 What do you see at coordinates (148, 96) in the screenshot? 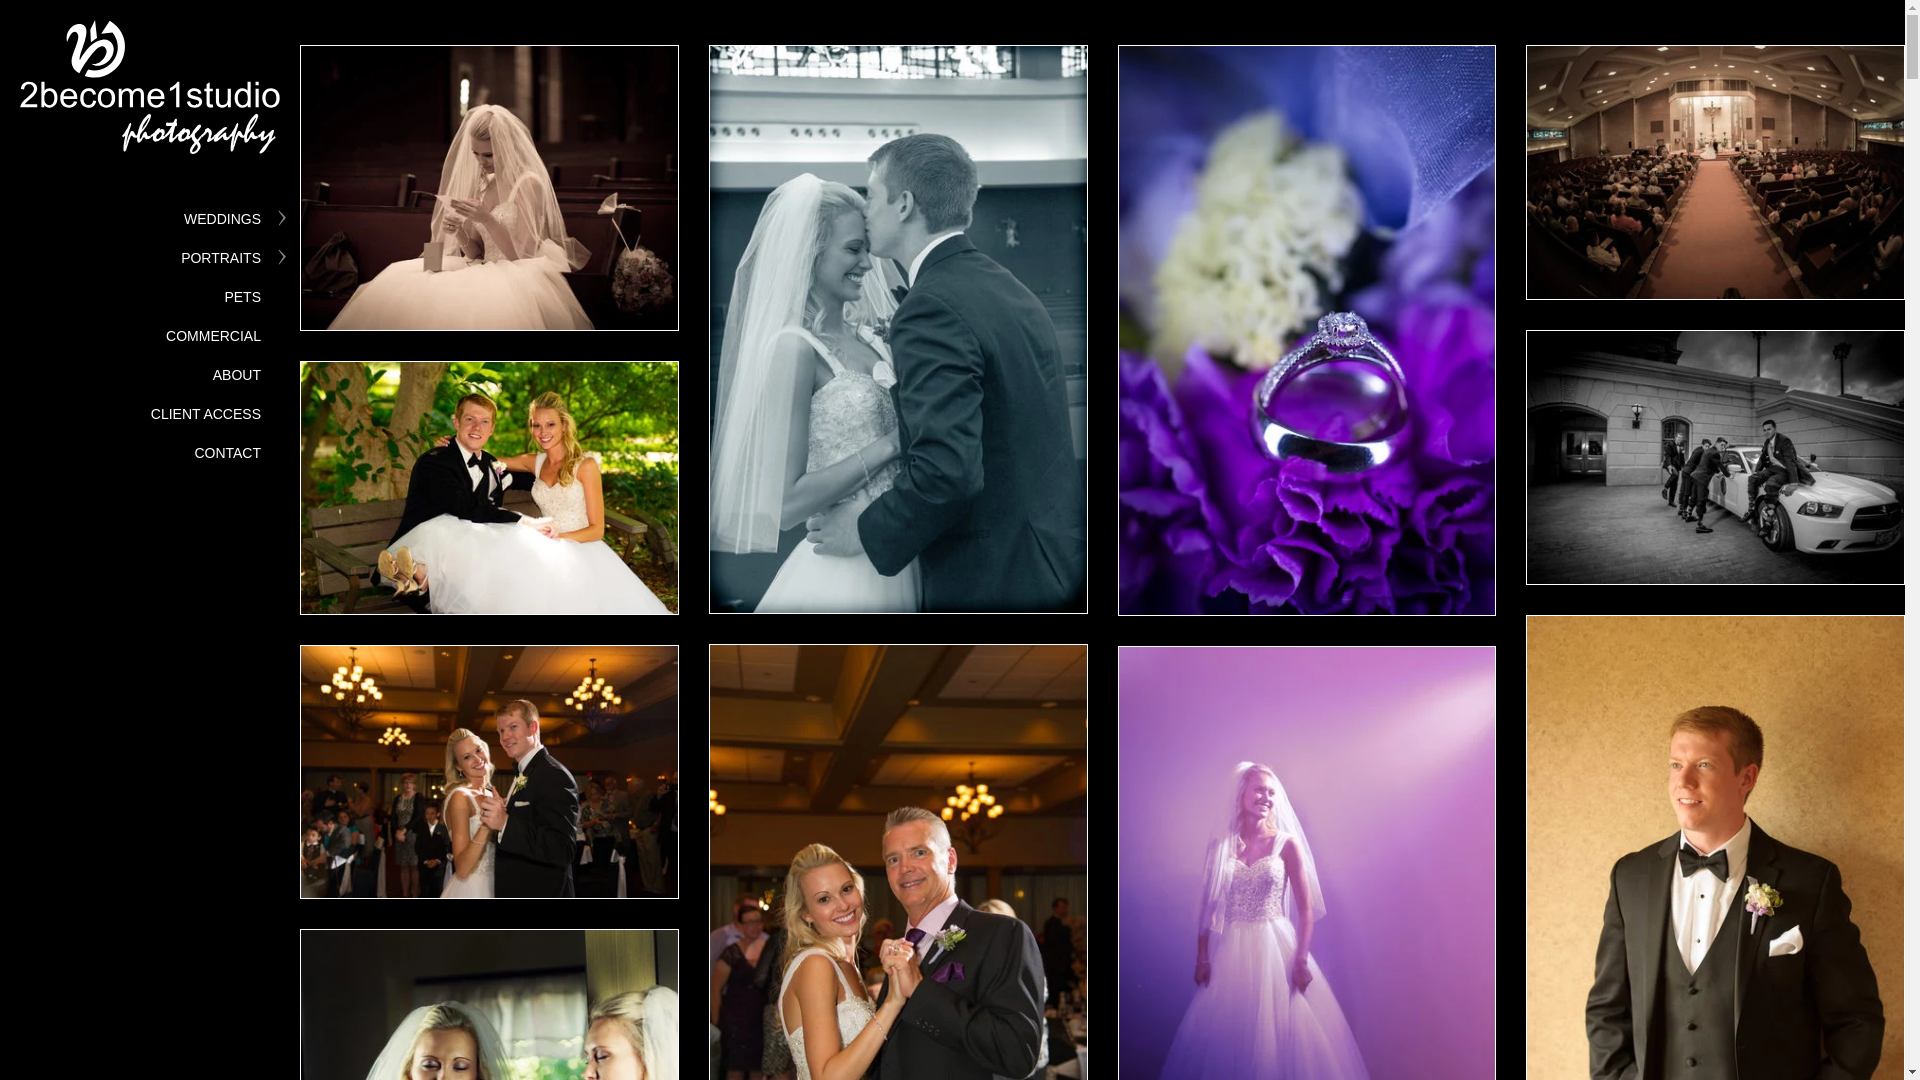
I see `'2become1studio'` at bounding box center [148, 96].